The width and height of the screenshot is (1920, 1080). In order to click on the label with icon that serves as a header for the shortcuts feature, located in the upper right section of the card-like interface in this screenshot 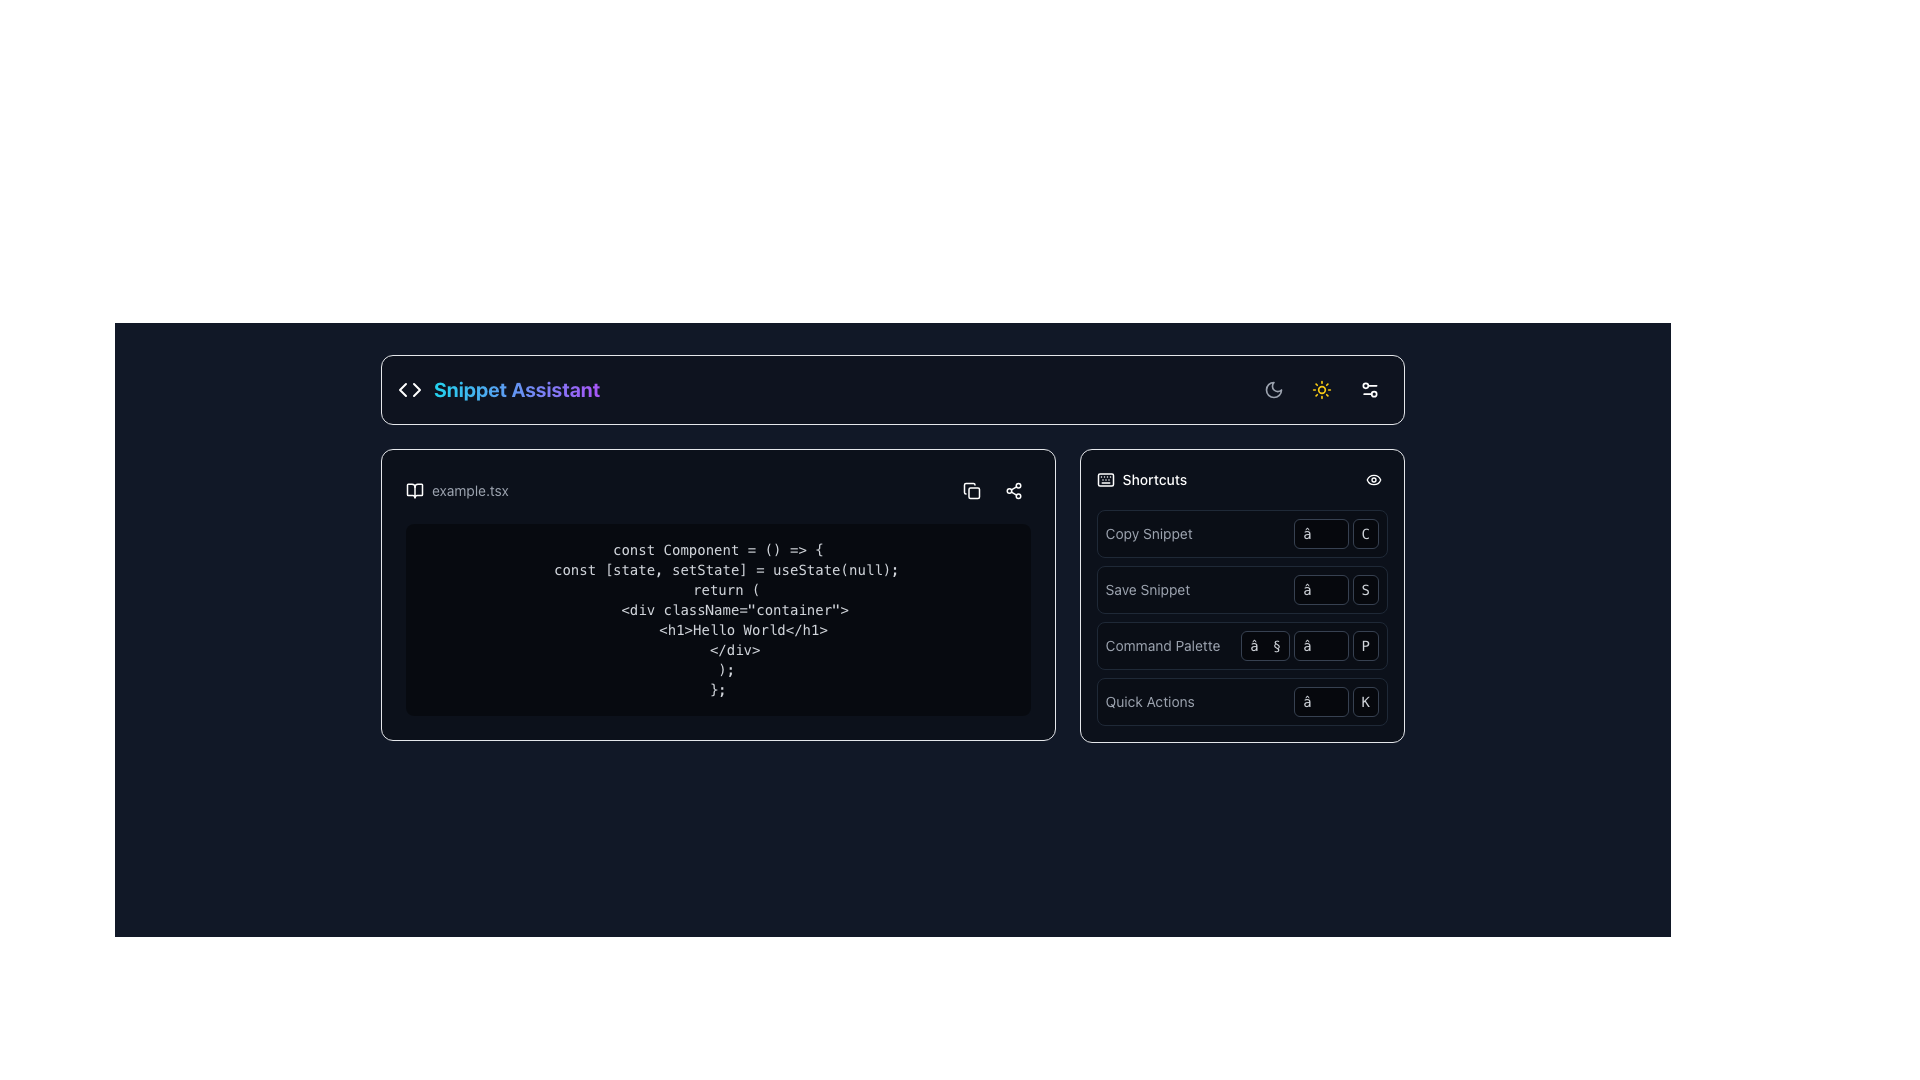, I will do `click(1142, 479)`.